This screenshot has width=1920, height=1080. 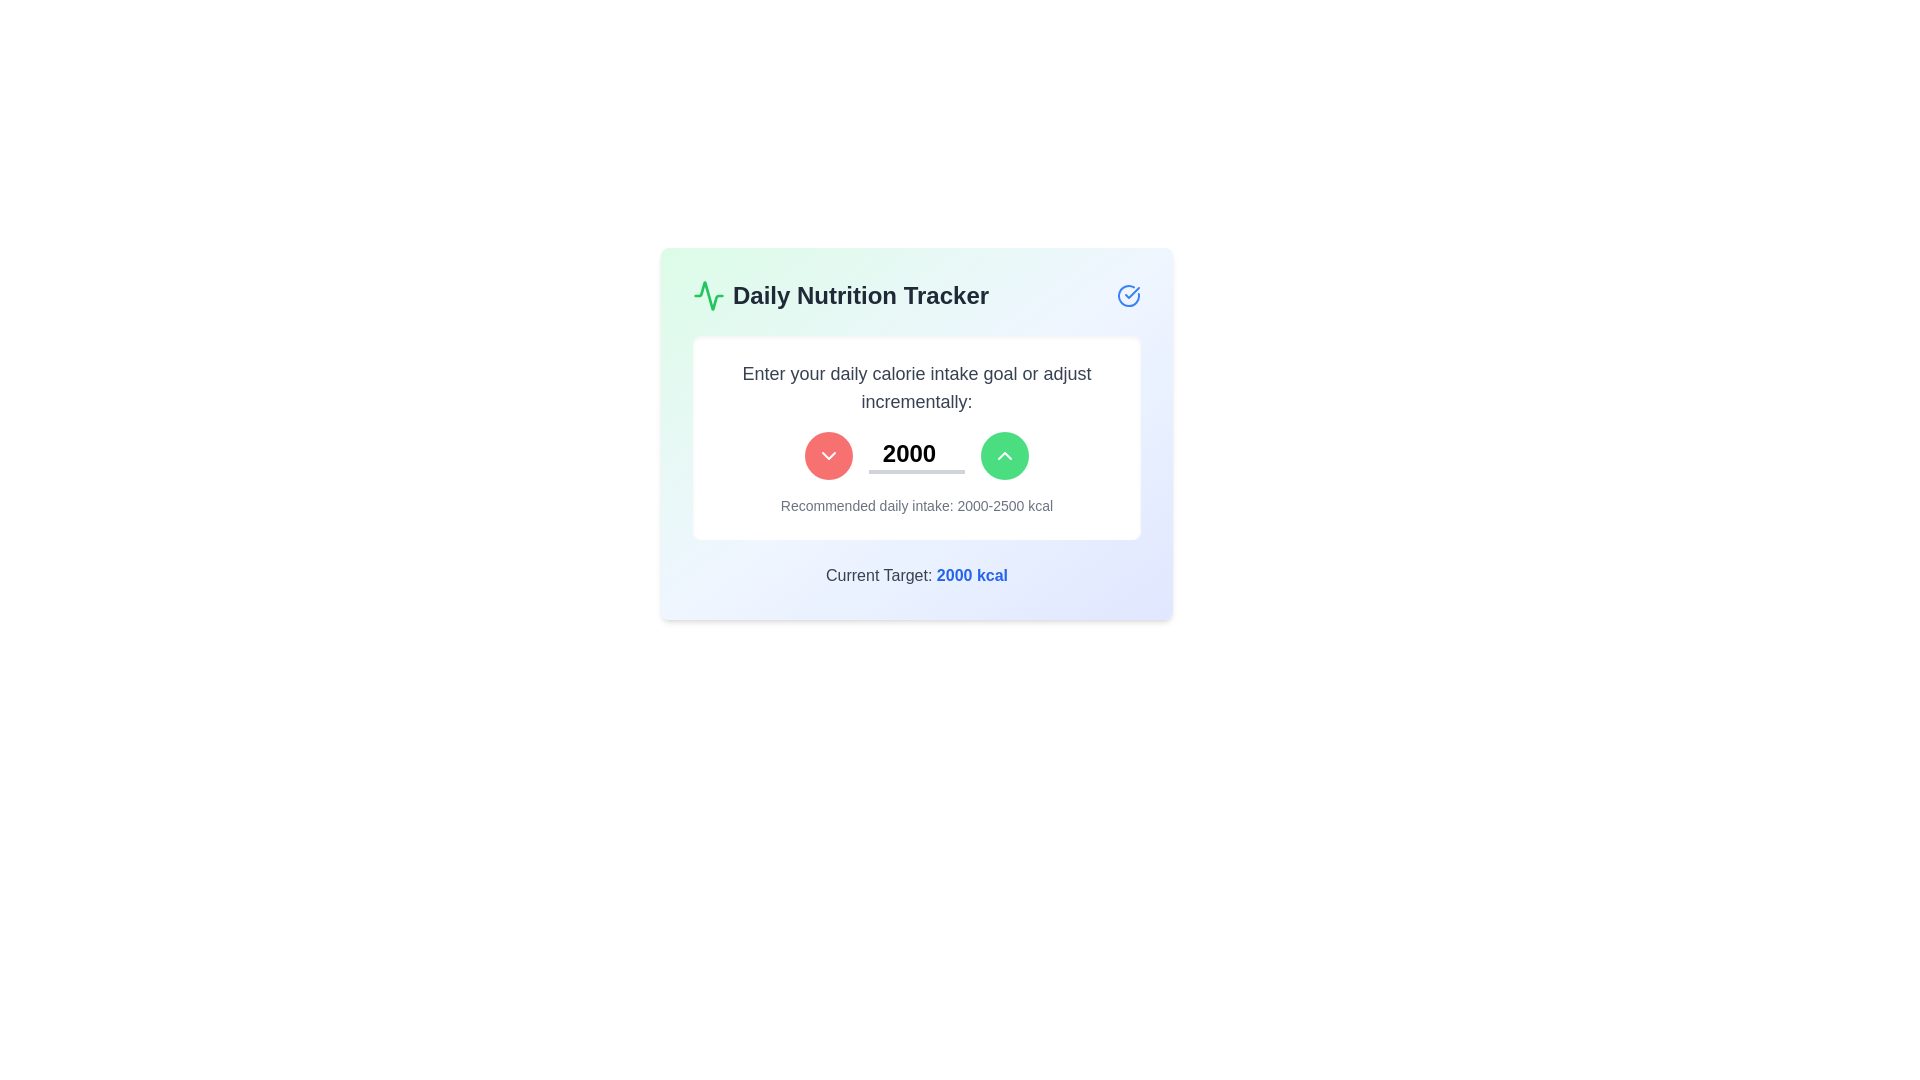 What do you see at coordinates (861, 296) in the screenshot?
I see `the static text header that indicates the daily nutrition tracker, positioned between a green activity icon and a circular arrow icon` at bounding box center [861, 296].